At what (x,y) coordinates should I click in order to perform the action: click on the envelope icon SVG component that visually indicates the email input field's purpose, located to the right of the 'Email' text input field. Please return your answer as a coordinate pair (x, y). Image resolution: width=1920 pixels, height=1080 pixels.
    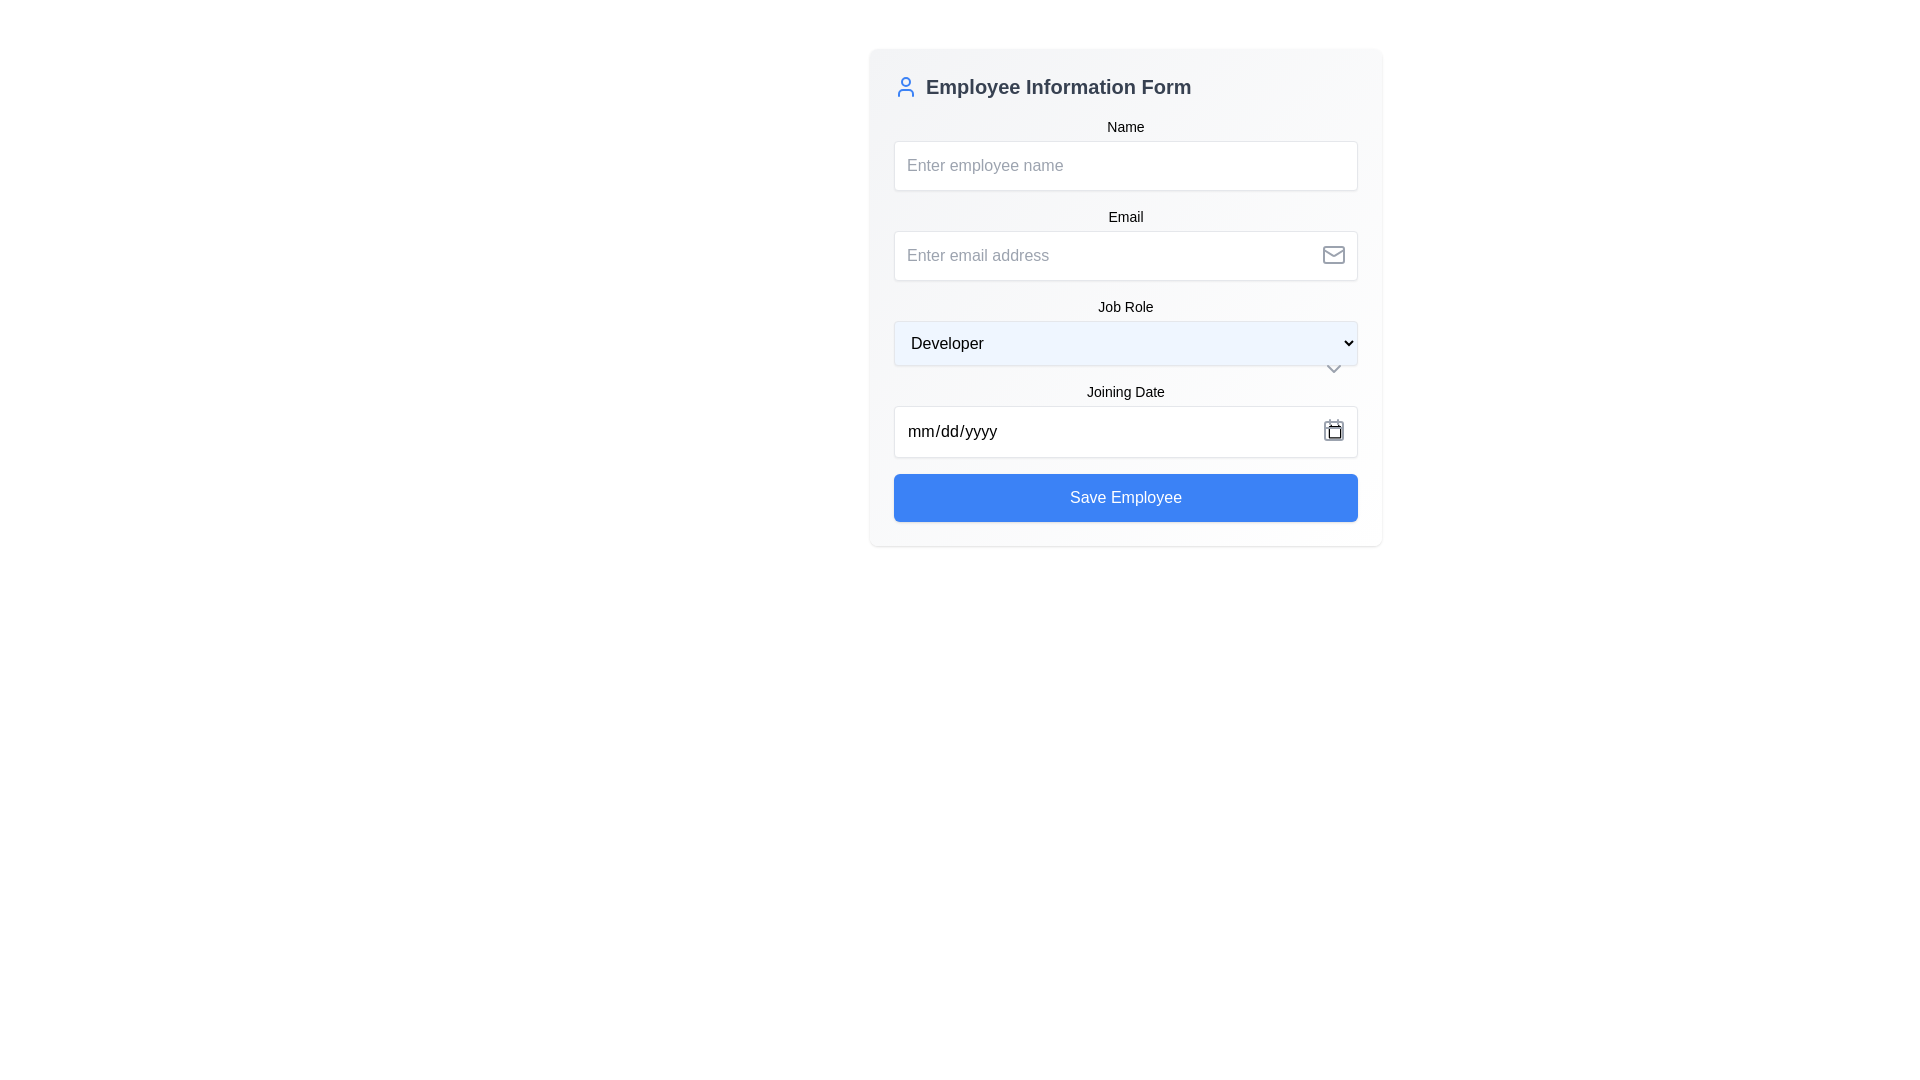
    Looking at the image, I should click on (1334, 253).